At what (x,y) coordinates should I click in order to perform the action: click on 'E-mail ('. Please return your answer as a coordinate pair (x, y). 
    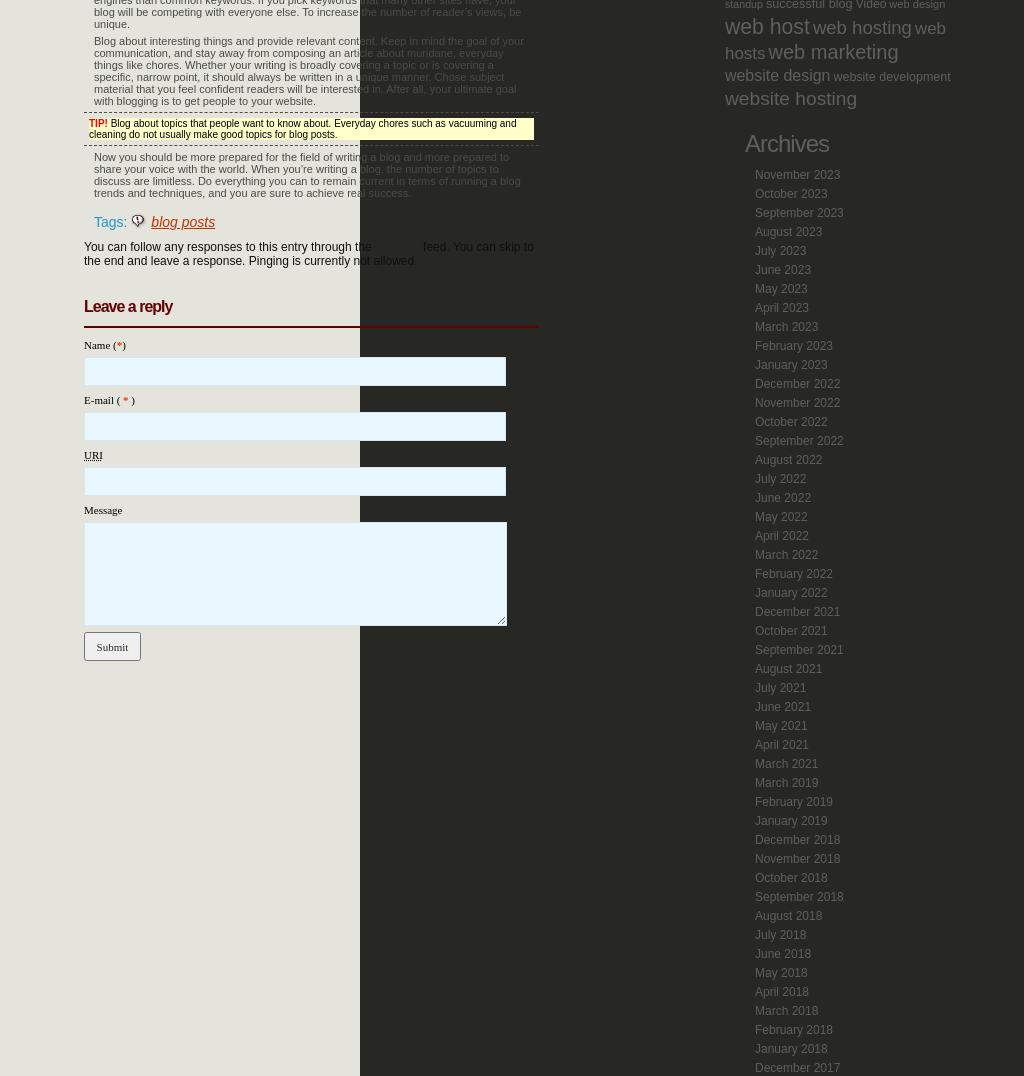
    Looking at the image, I should click on (103, 398).